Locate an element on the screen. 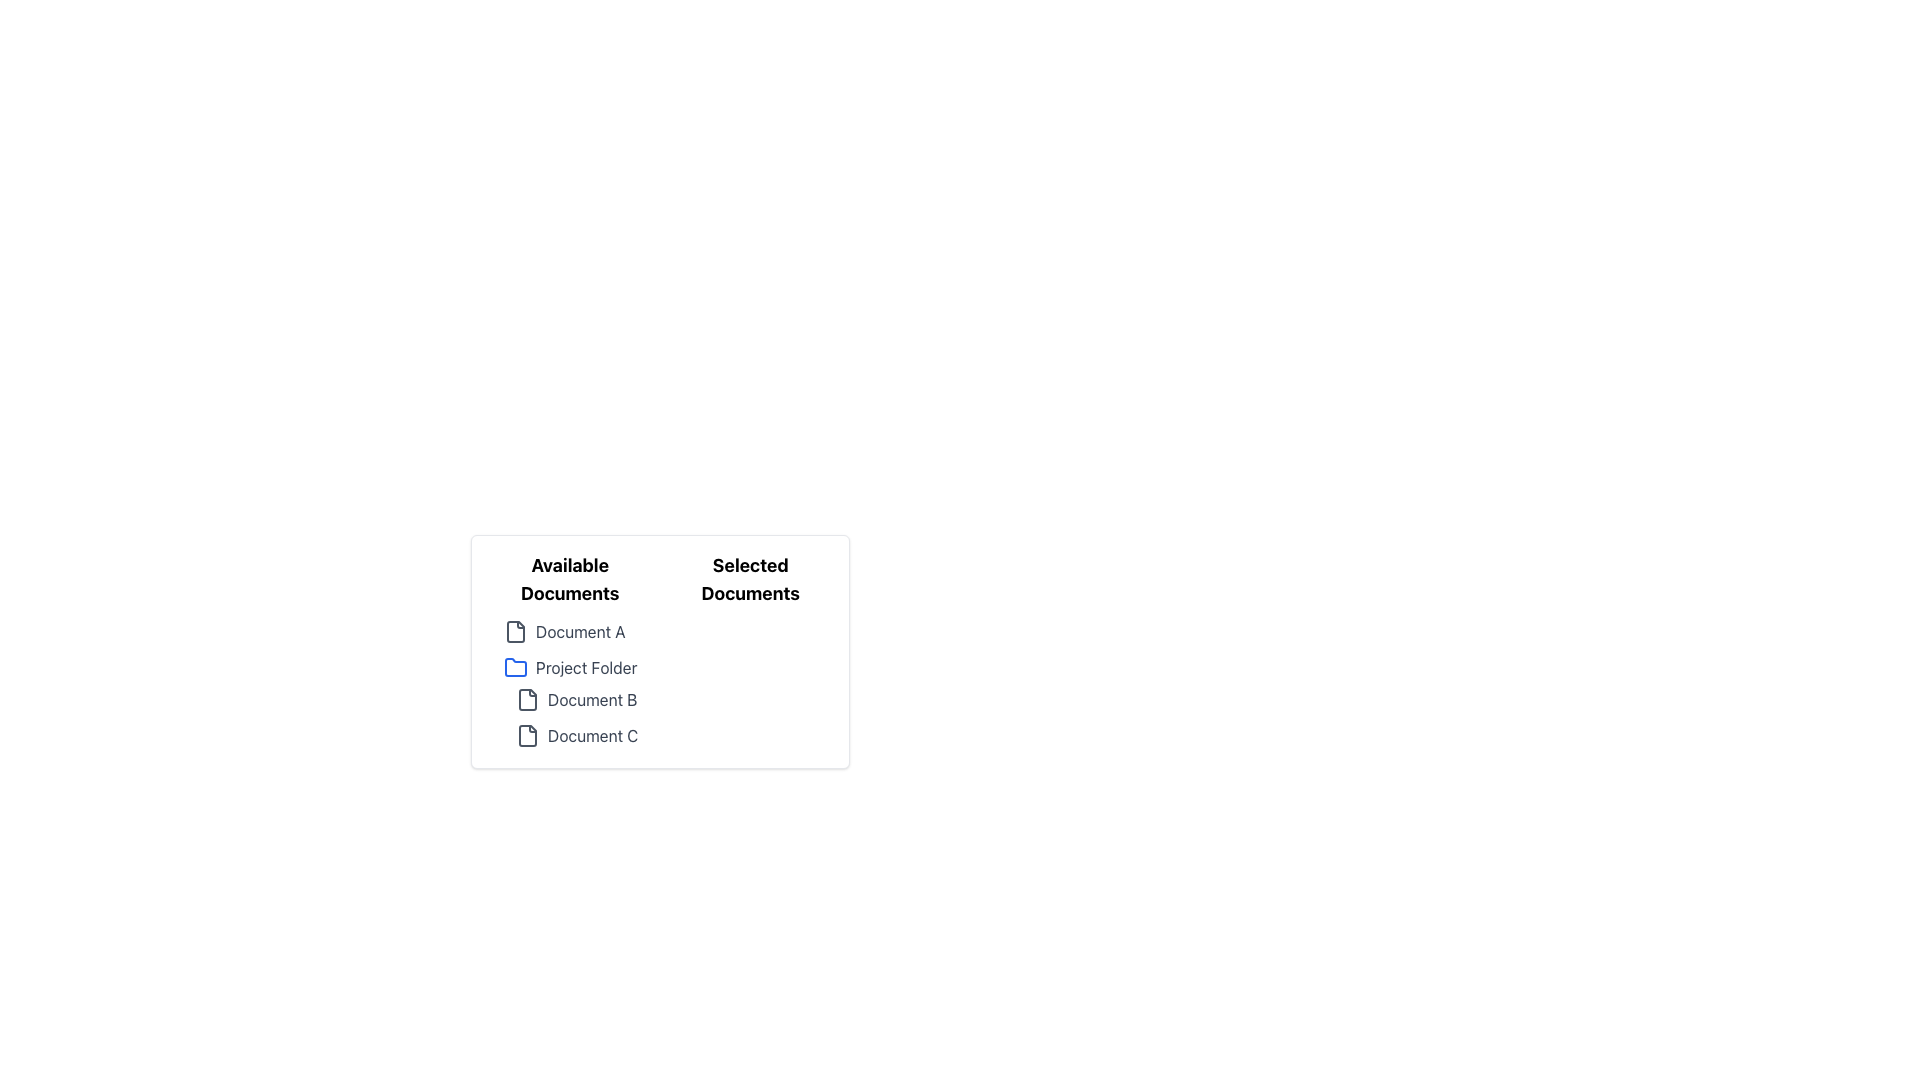 The image size is (1920, 1080). the text label displaying 'Document C' in the 'Available Documents' column, which is the fourth entry in the list is located at coordinates (592, 736).